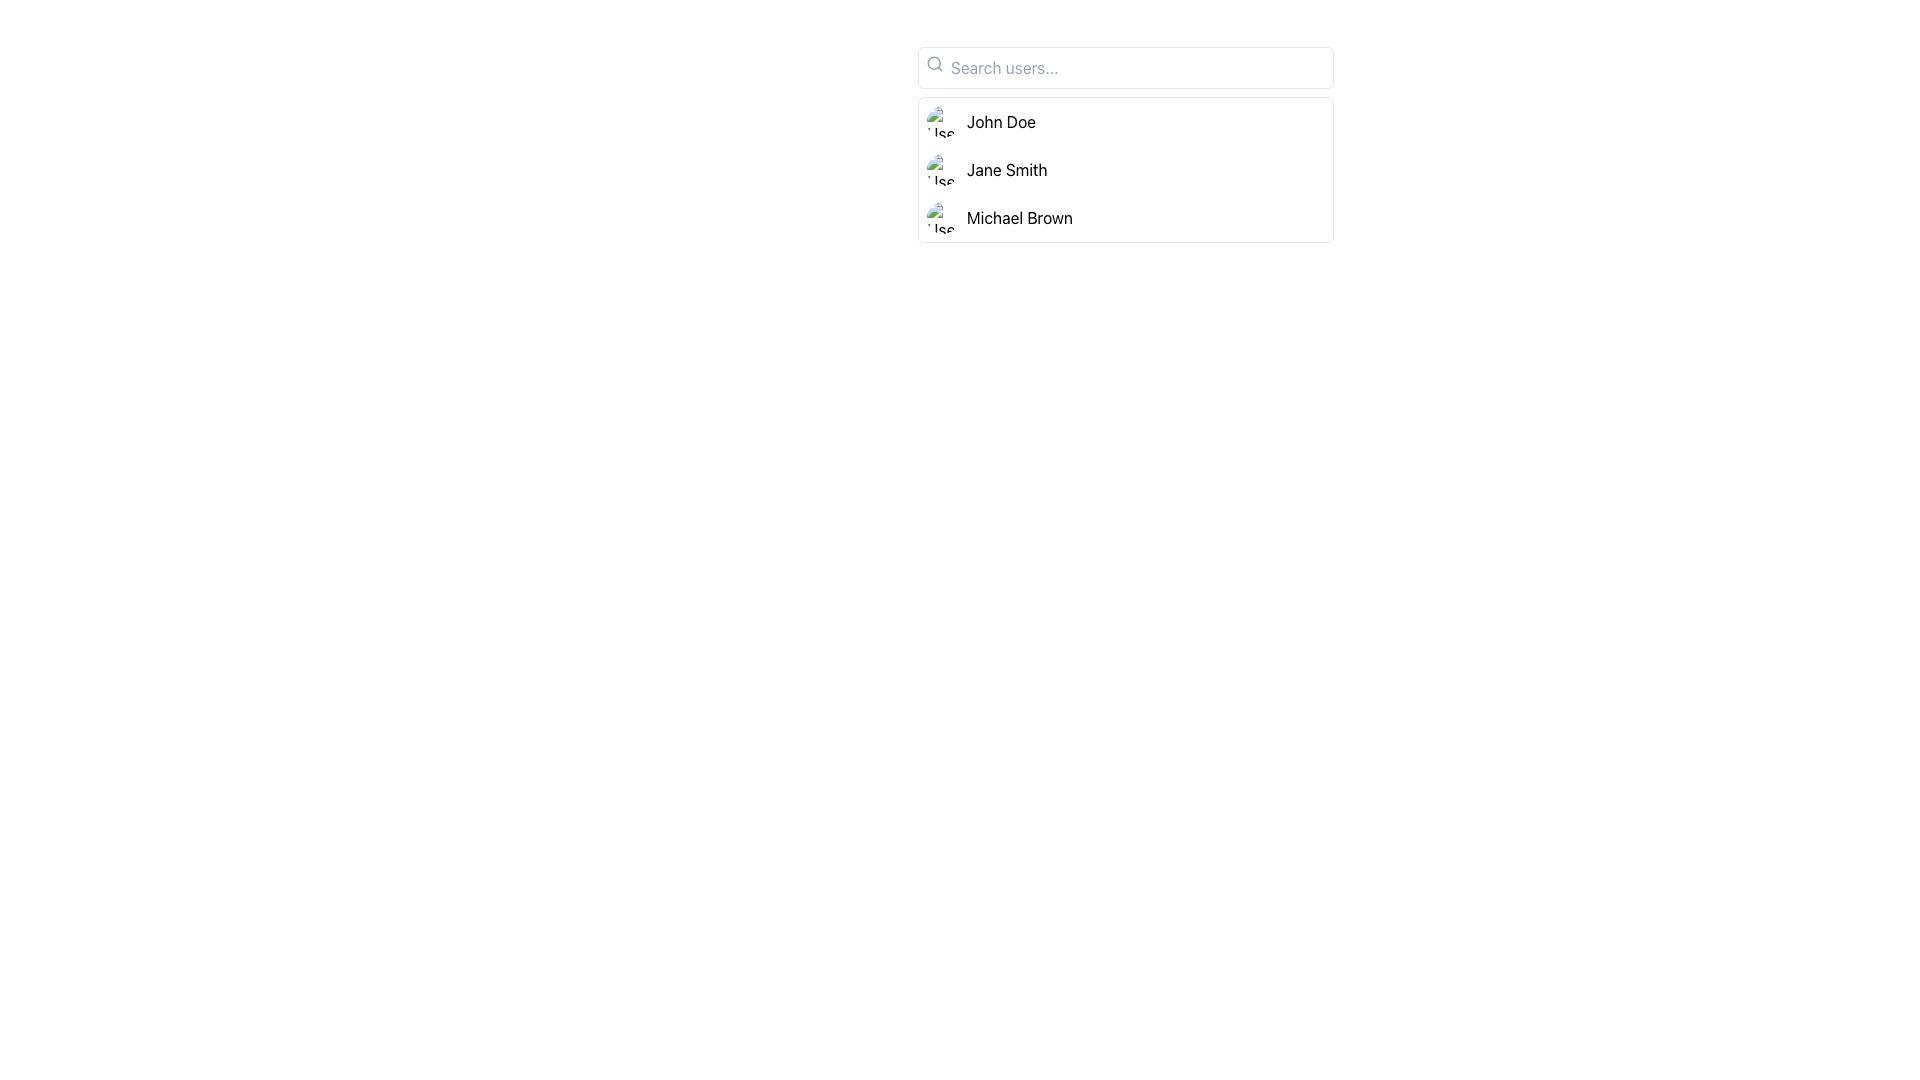 The image size is (1920, 1080). I want to click on the first list item entry labeled 'John Doe', which features a circular avatar image on the left, so click(1126, 122).